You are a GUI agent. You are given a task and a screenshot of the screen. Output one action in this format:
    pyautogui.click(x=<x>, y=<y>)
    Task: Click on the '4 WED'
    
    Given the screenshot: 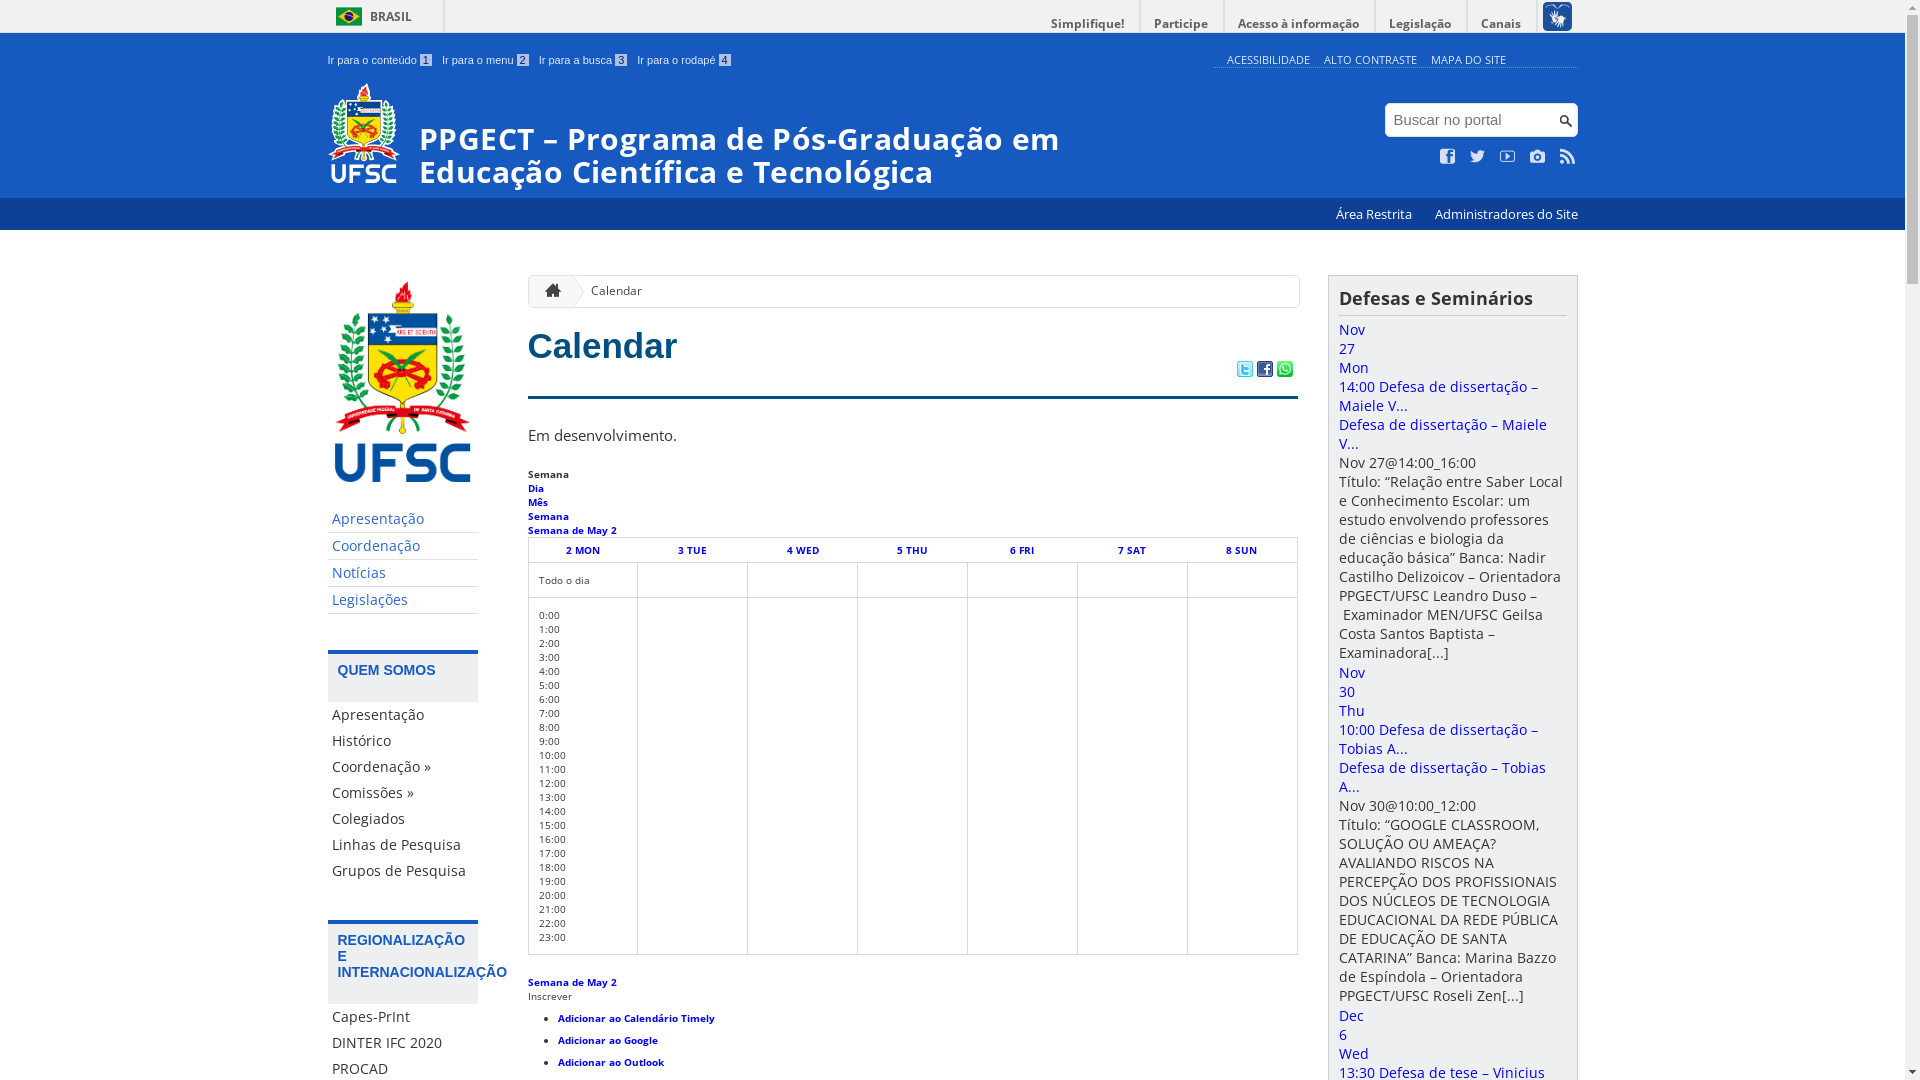 What is the action you would take?
    pyautogui.click(x=802, y=550)
    